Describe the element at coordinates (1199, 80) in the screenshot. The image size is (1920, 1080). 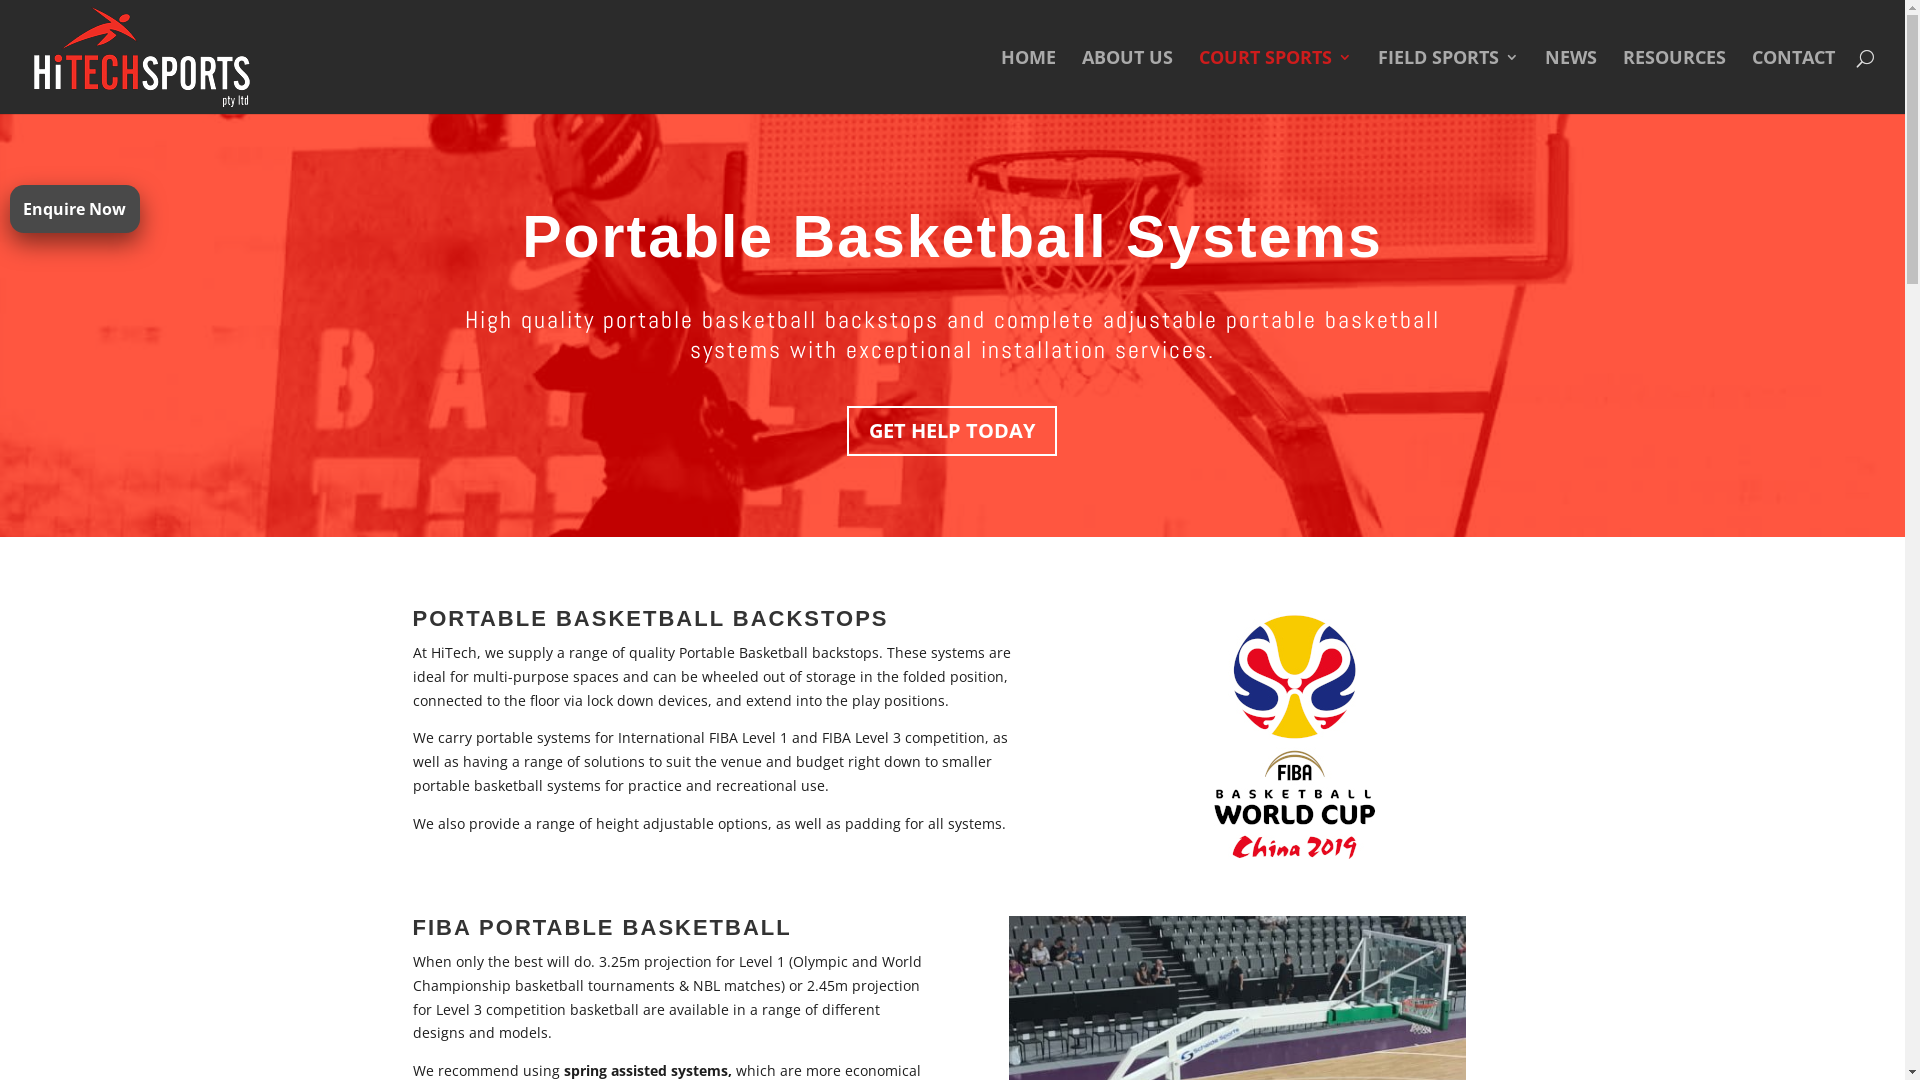
I see `'COURT SPORTS'` at that location.